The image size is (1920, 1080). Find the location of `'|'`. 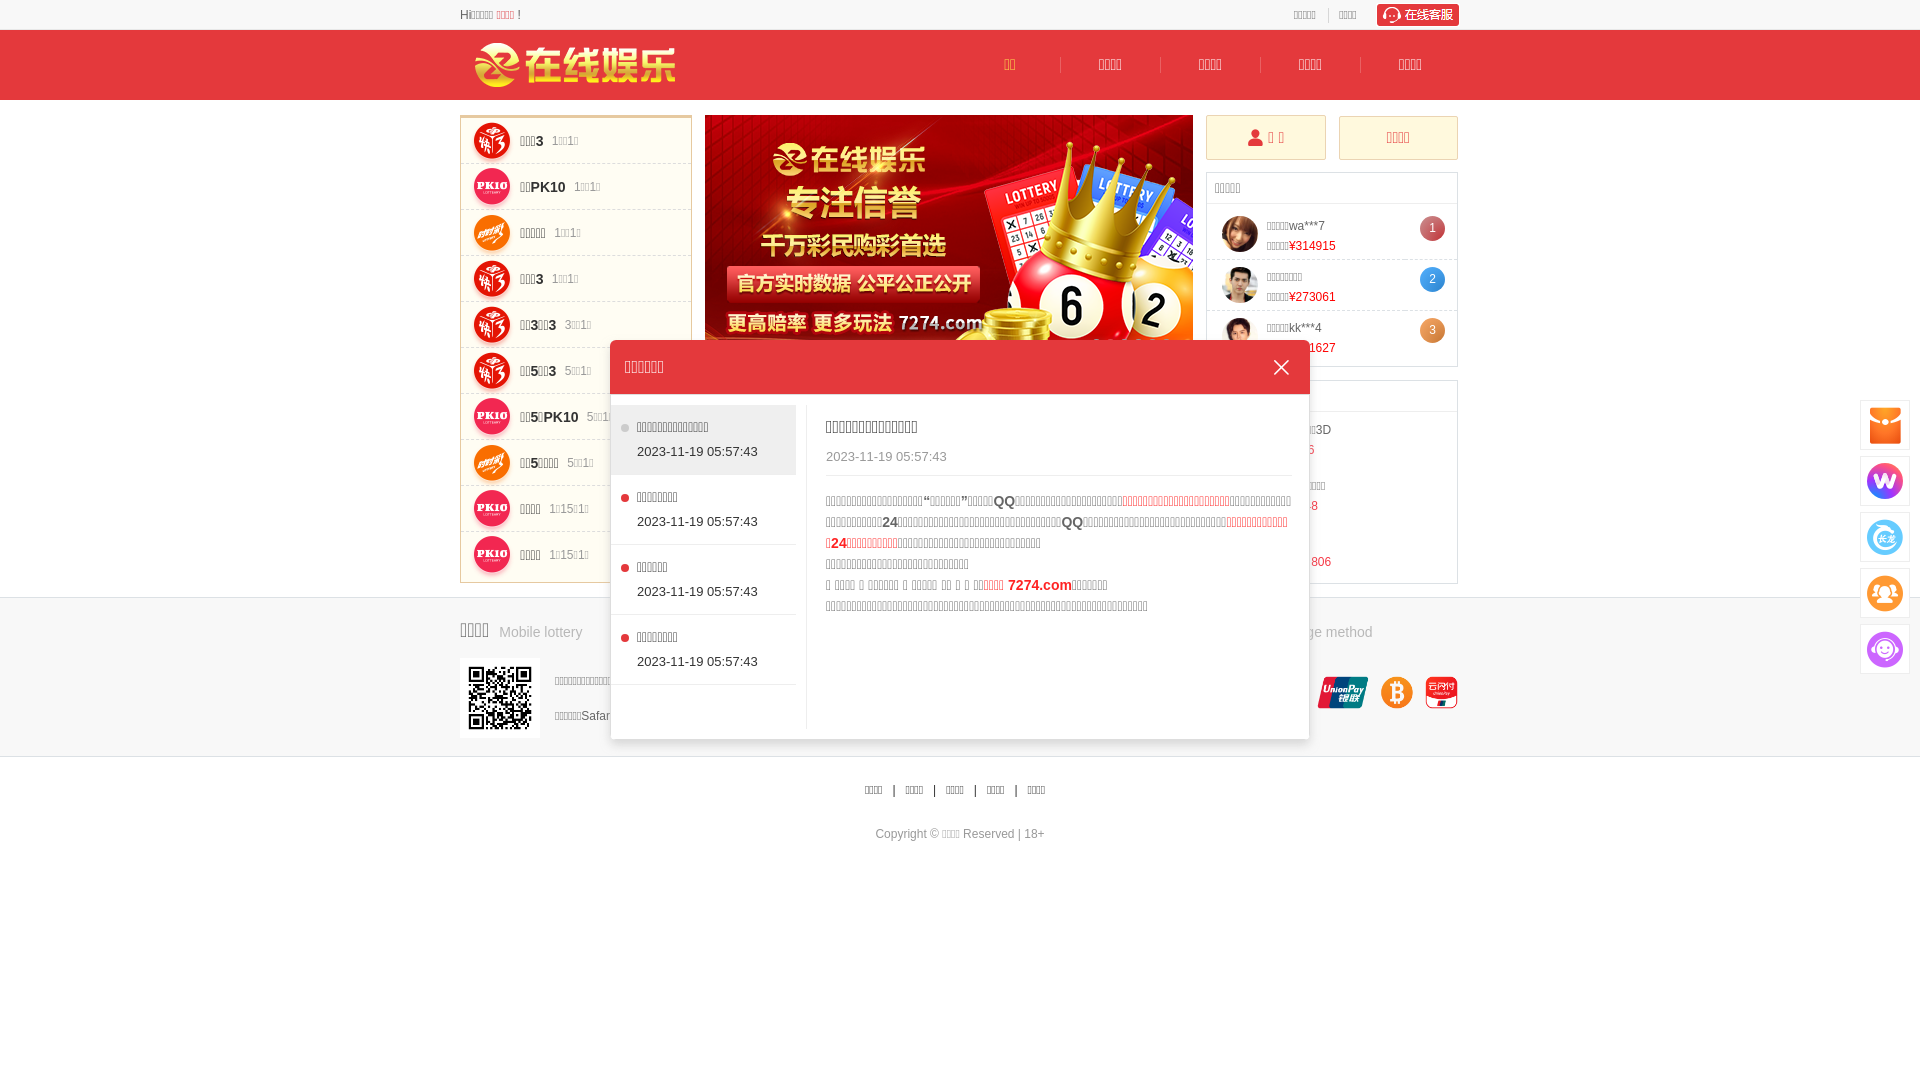

'|' is located at coordinates (933, 789).